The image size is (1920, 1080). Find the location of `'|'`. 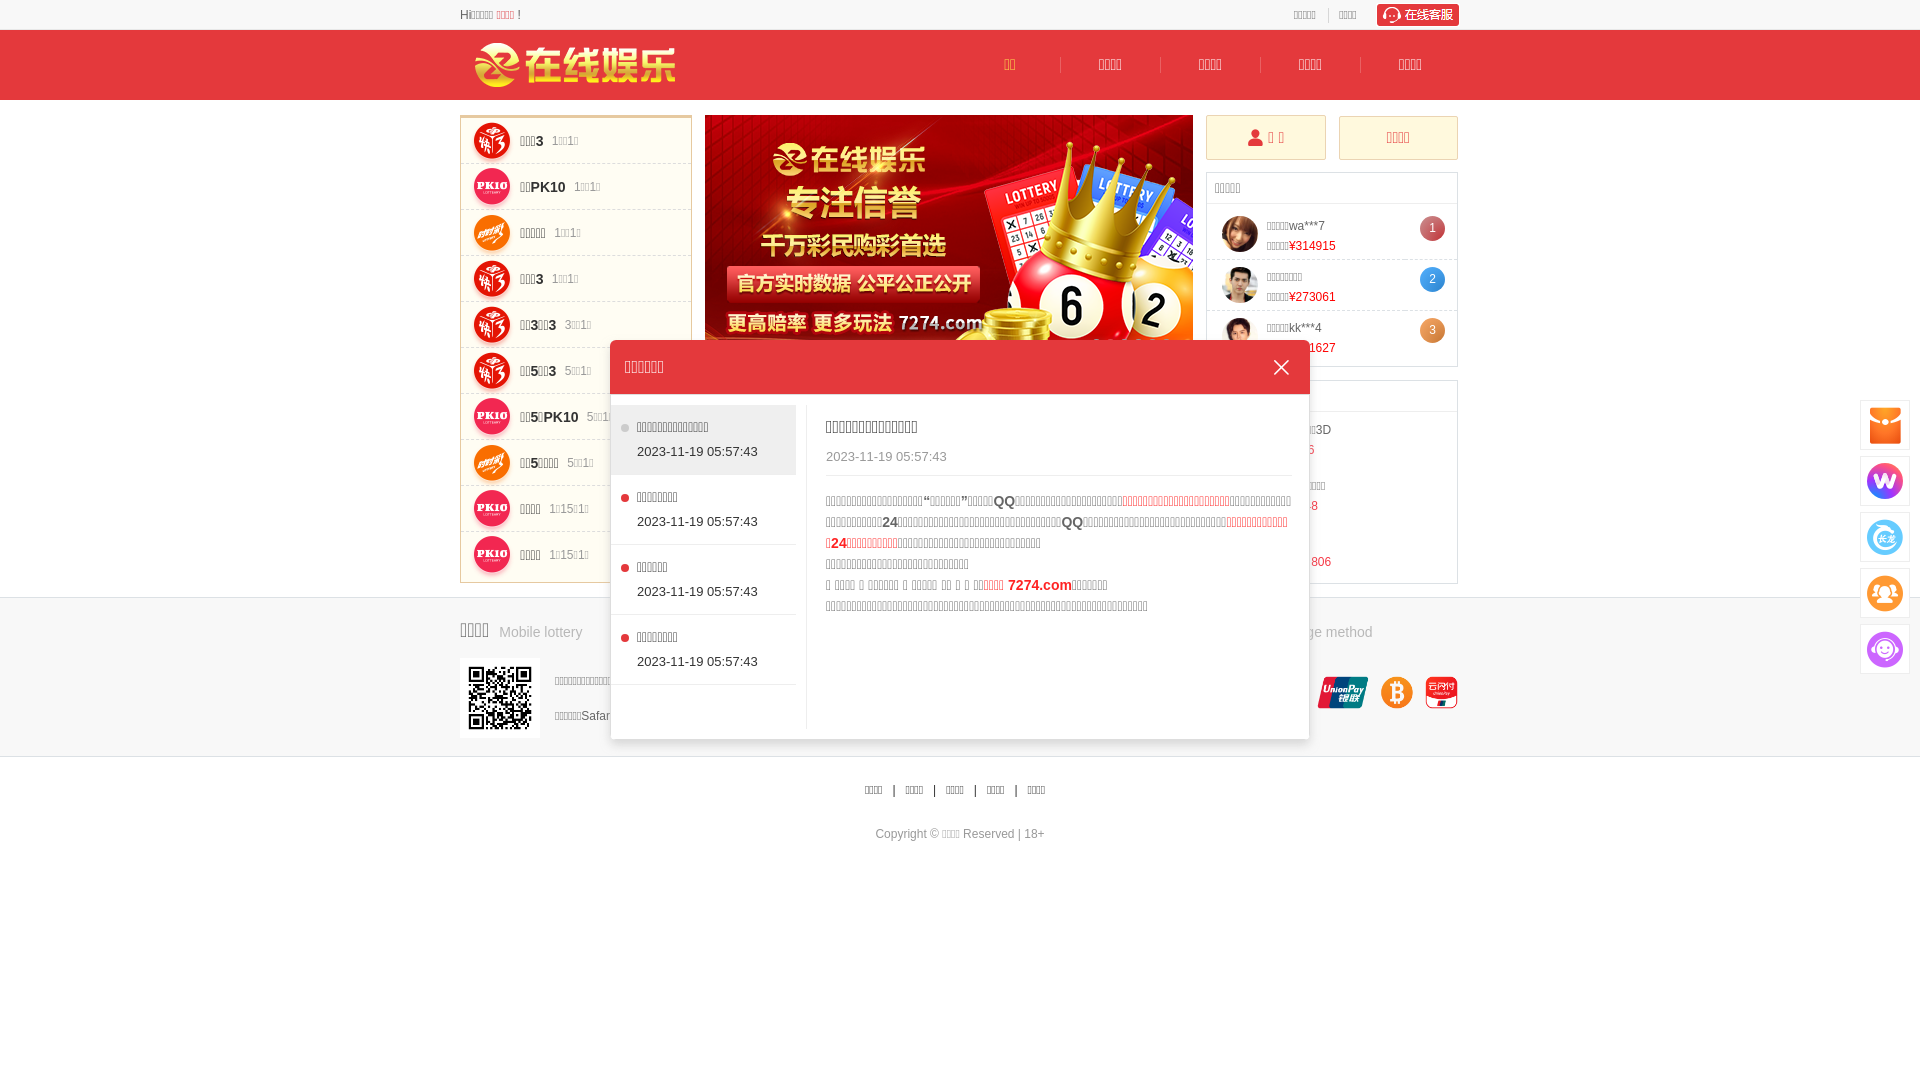

'|' is located at coordinates (933, 789).